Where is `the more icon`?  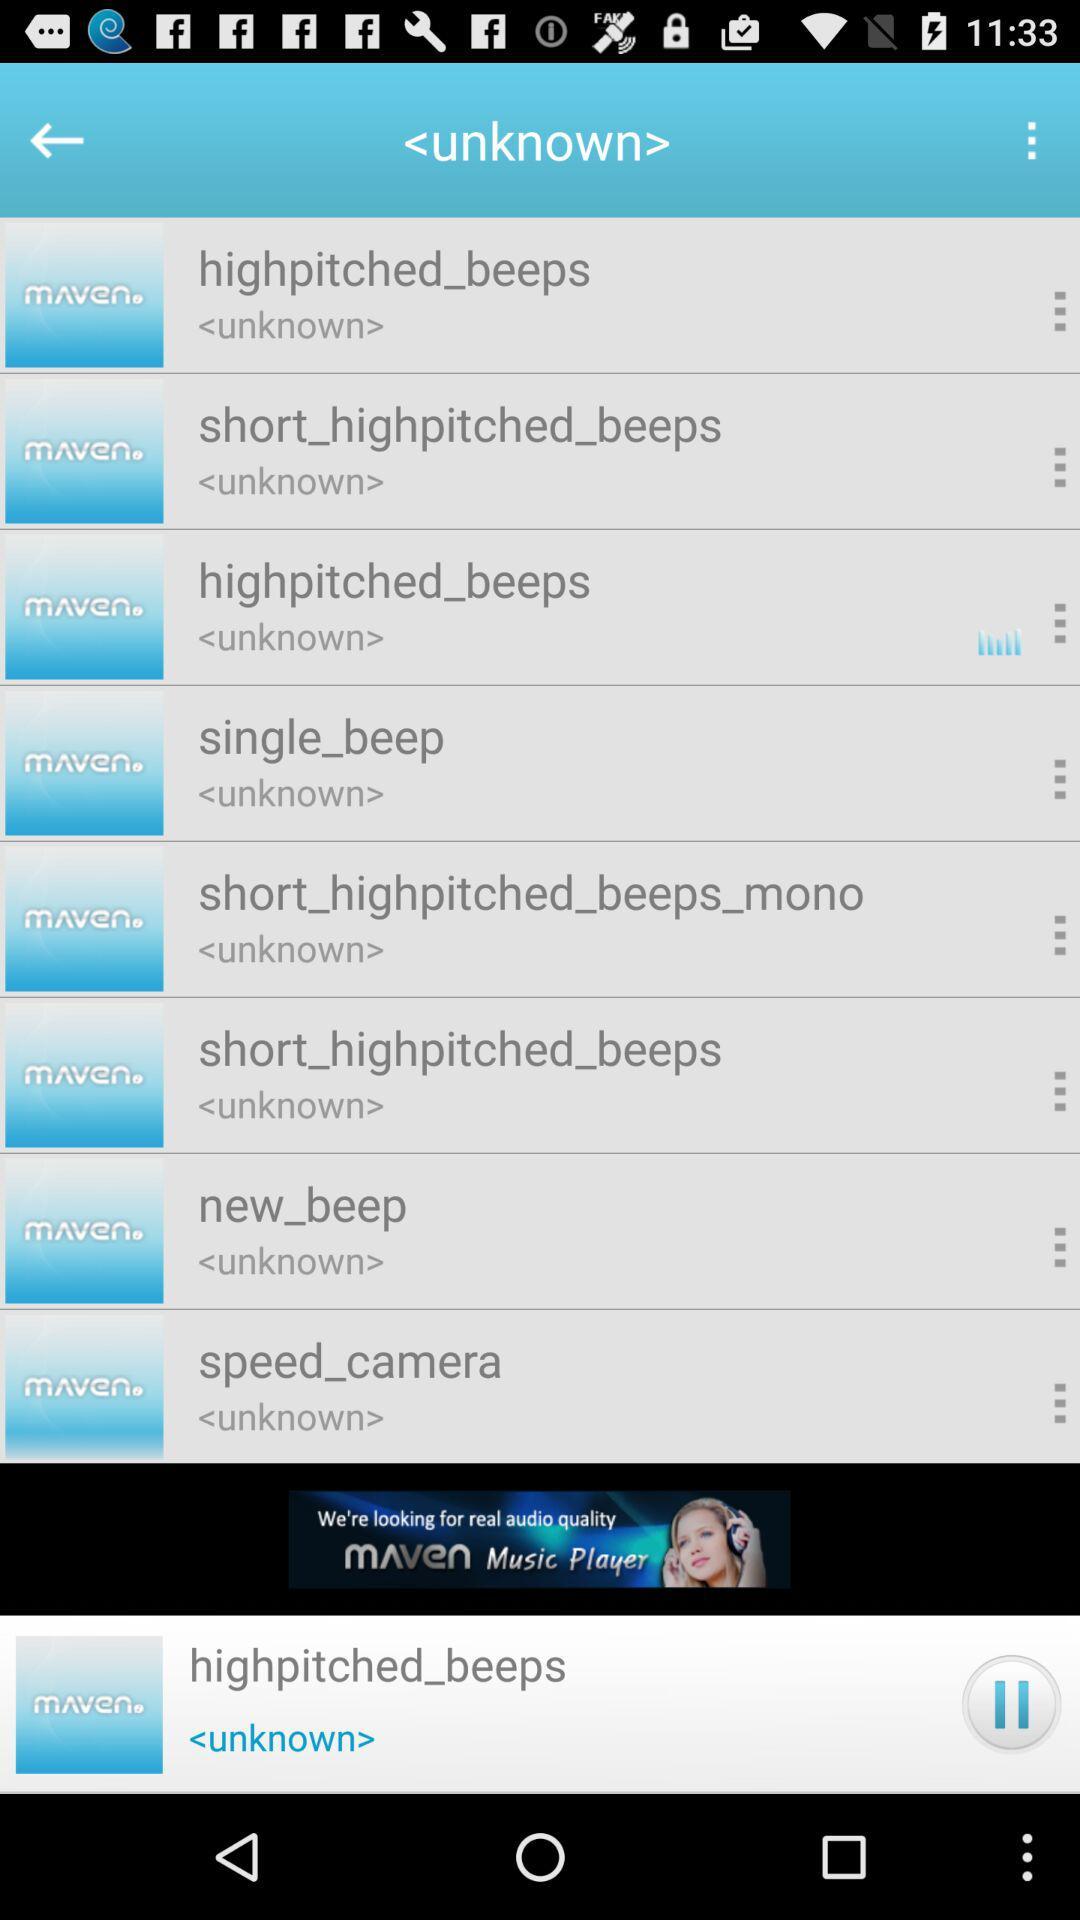 the more icon is located at coordinates (1030, 149).